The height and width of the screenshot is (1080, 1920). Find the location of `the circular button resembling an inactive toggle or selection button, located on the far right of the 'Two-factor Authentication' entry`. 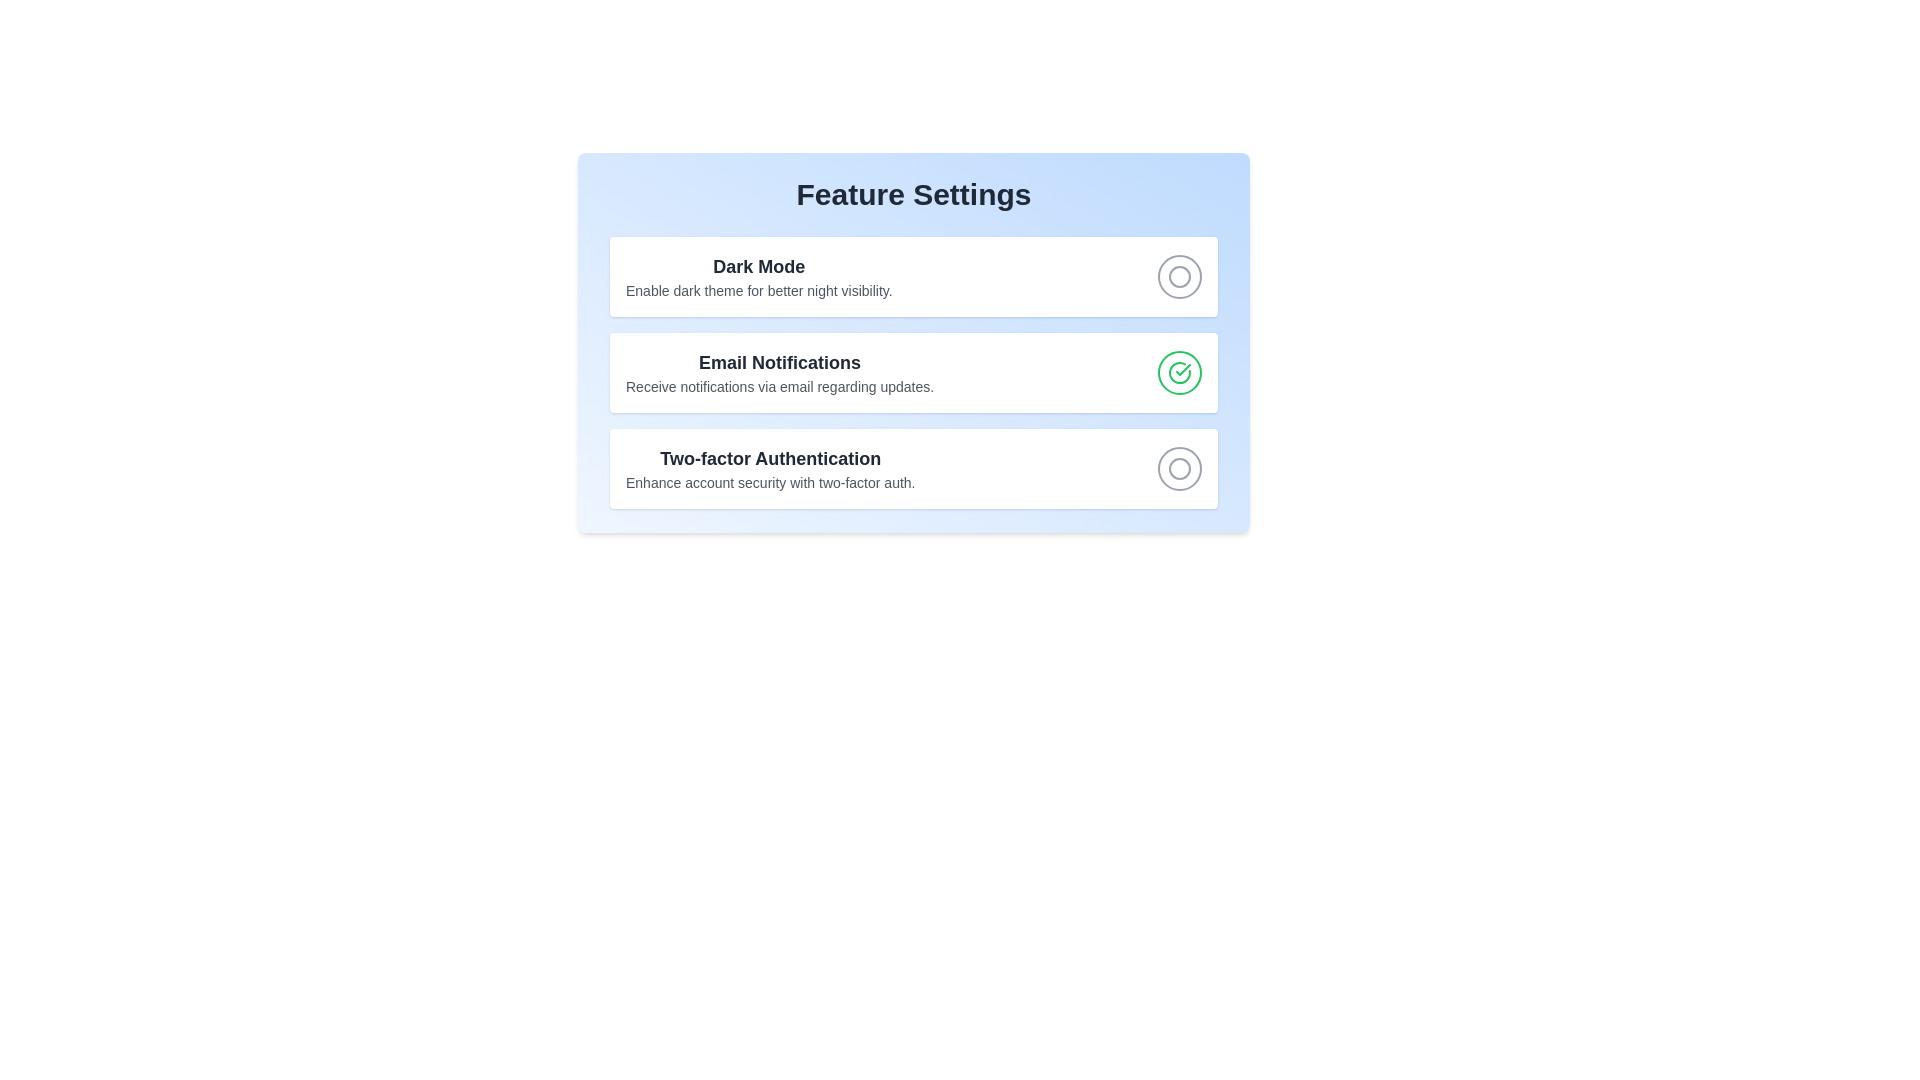

the circular button resembling an inactive toggle or selection button, located on the far right of the 'Two-factor Authentication' entry is located at coordinates (1180, 469).